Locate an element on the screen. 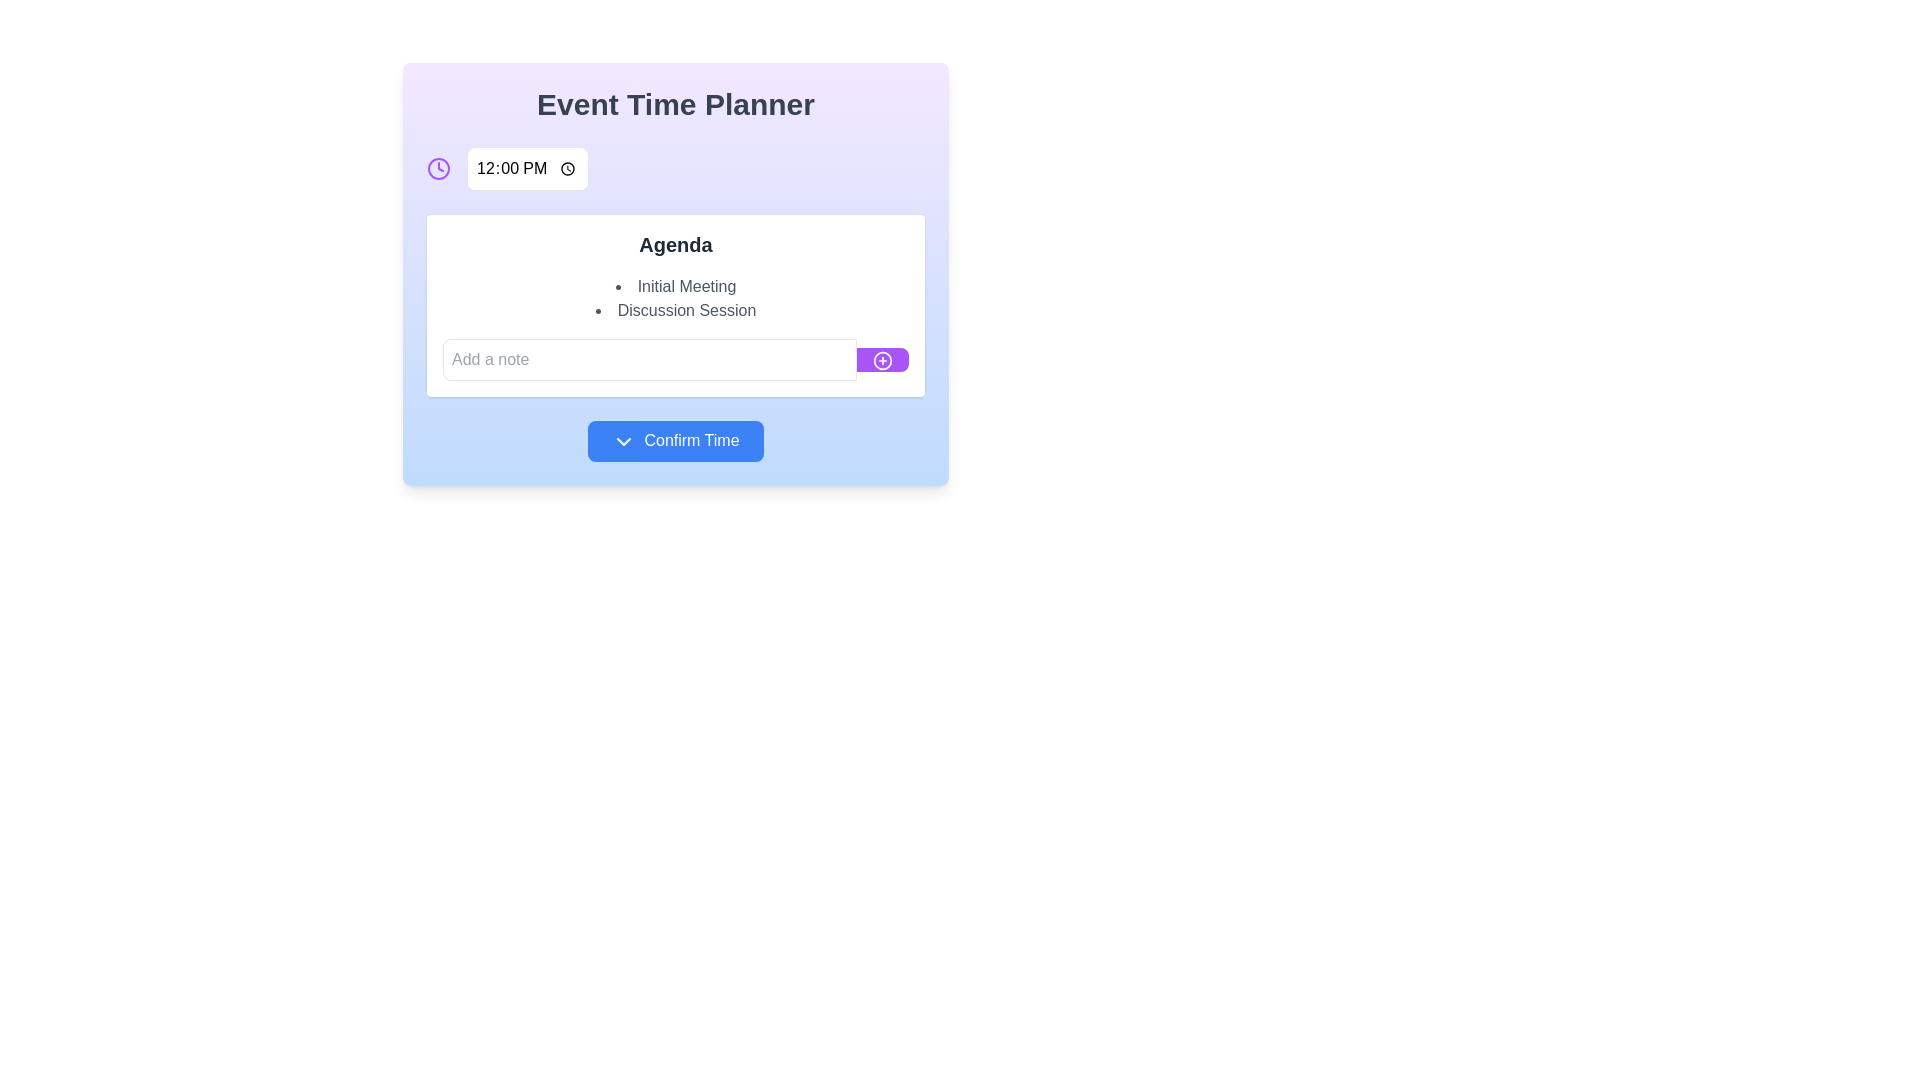 The image size is (1920, 1080). the clock icon located in the top-left corner of the 'Event Time Planner' interface, which is directly to the left of the time input field ('12:00 PM') is located at coordinates (437, 168).